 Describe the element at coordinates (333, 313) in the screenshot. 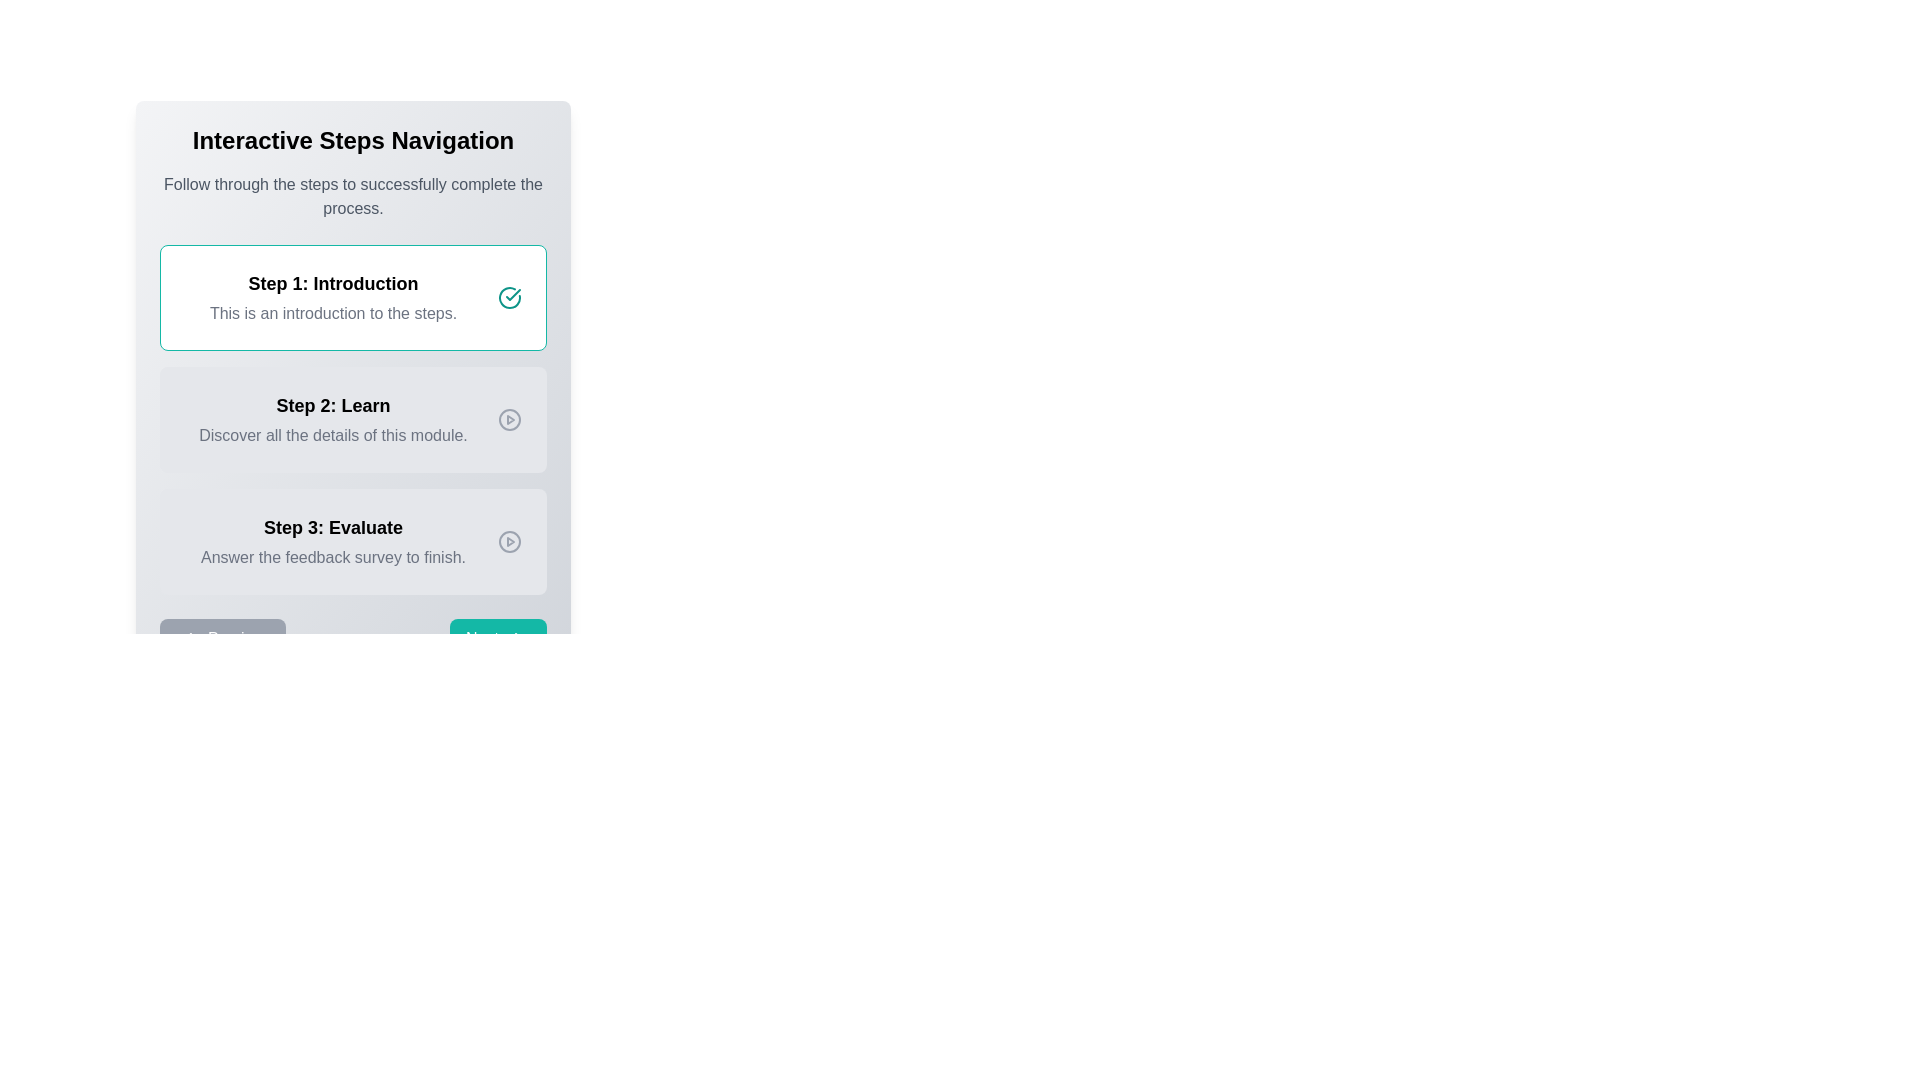

I see `the descriptive text element providing information about 'Step 1' in the interactive steps navigation panel, located beneath the bold title 'Step 1: Introduction'` at that location.